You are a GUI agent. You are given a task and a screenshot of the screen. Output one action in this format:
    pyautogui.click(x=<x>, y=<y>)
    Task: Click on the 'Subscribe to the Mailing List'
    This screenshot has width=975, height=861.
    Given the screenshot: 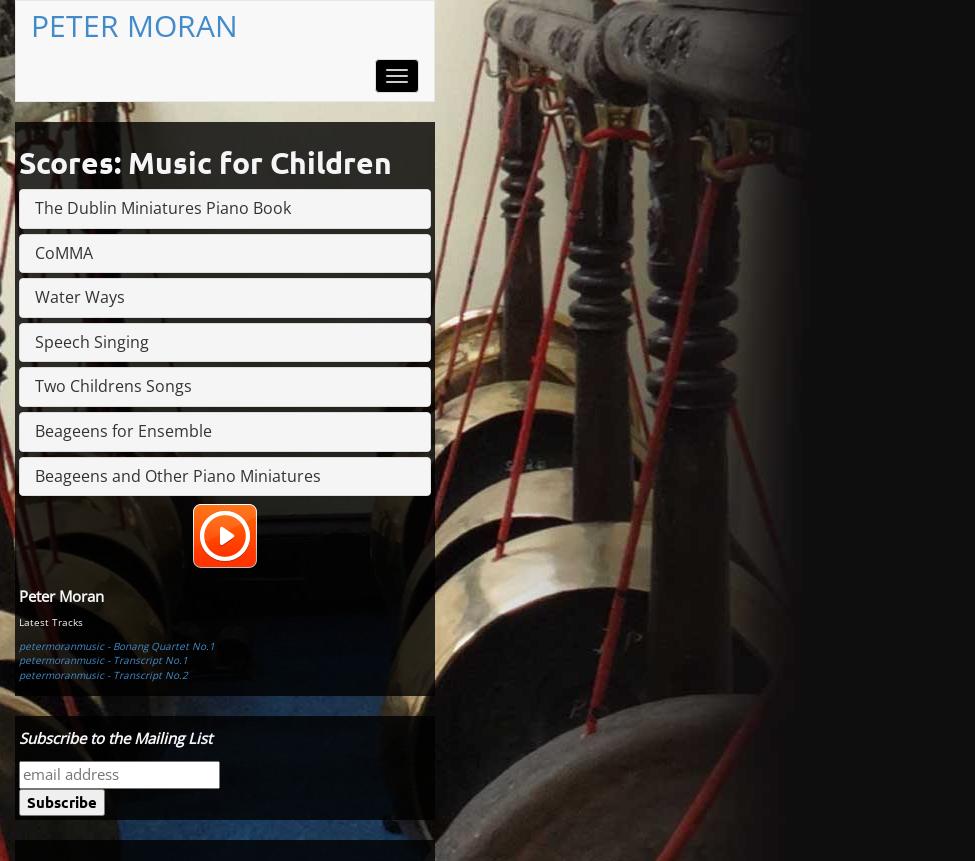 What is the action you would take?
    pyautogui.click(x=19, y=736)
    